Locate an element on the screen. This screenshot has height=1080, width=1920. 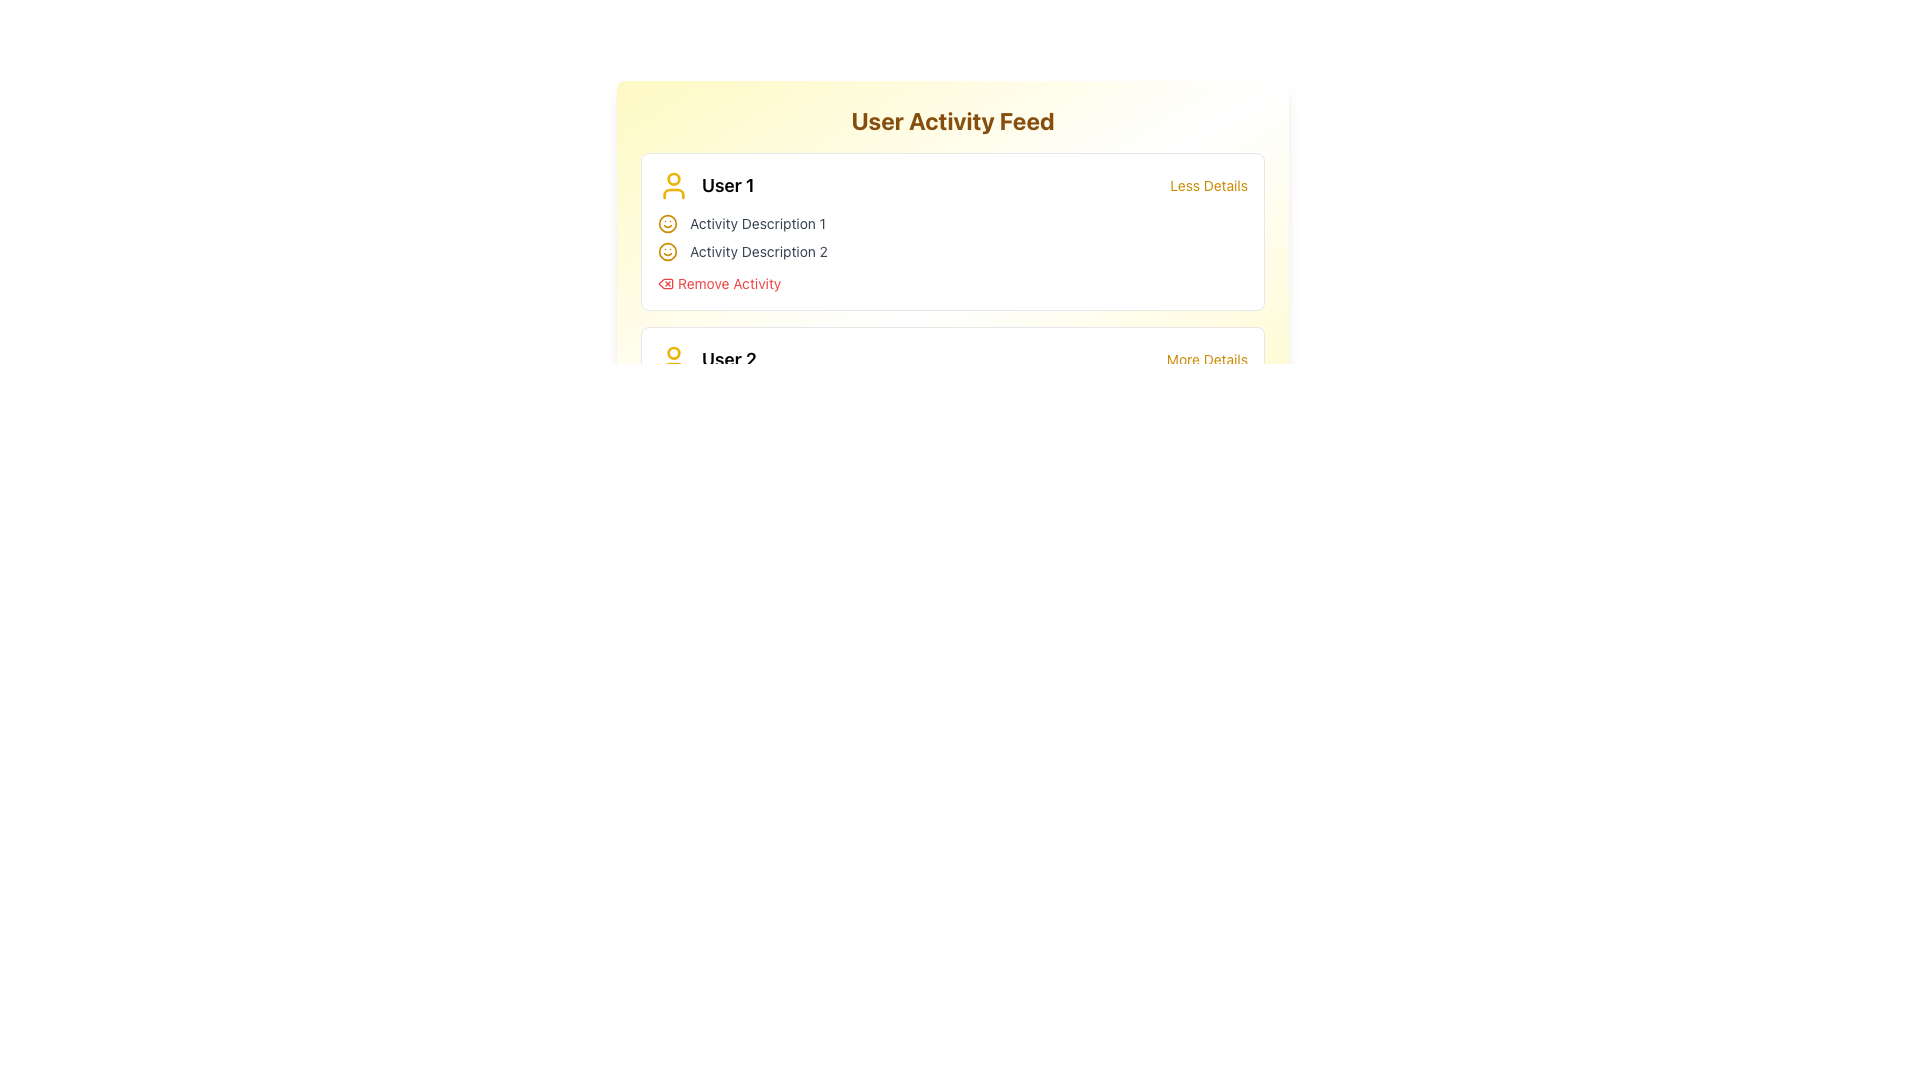
the 'Remove Activity' button, which is styled in red text with a trash bin icon, to provide interactive feedback is located at coordinates (719, 284).